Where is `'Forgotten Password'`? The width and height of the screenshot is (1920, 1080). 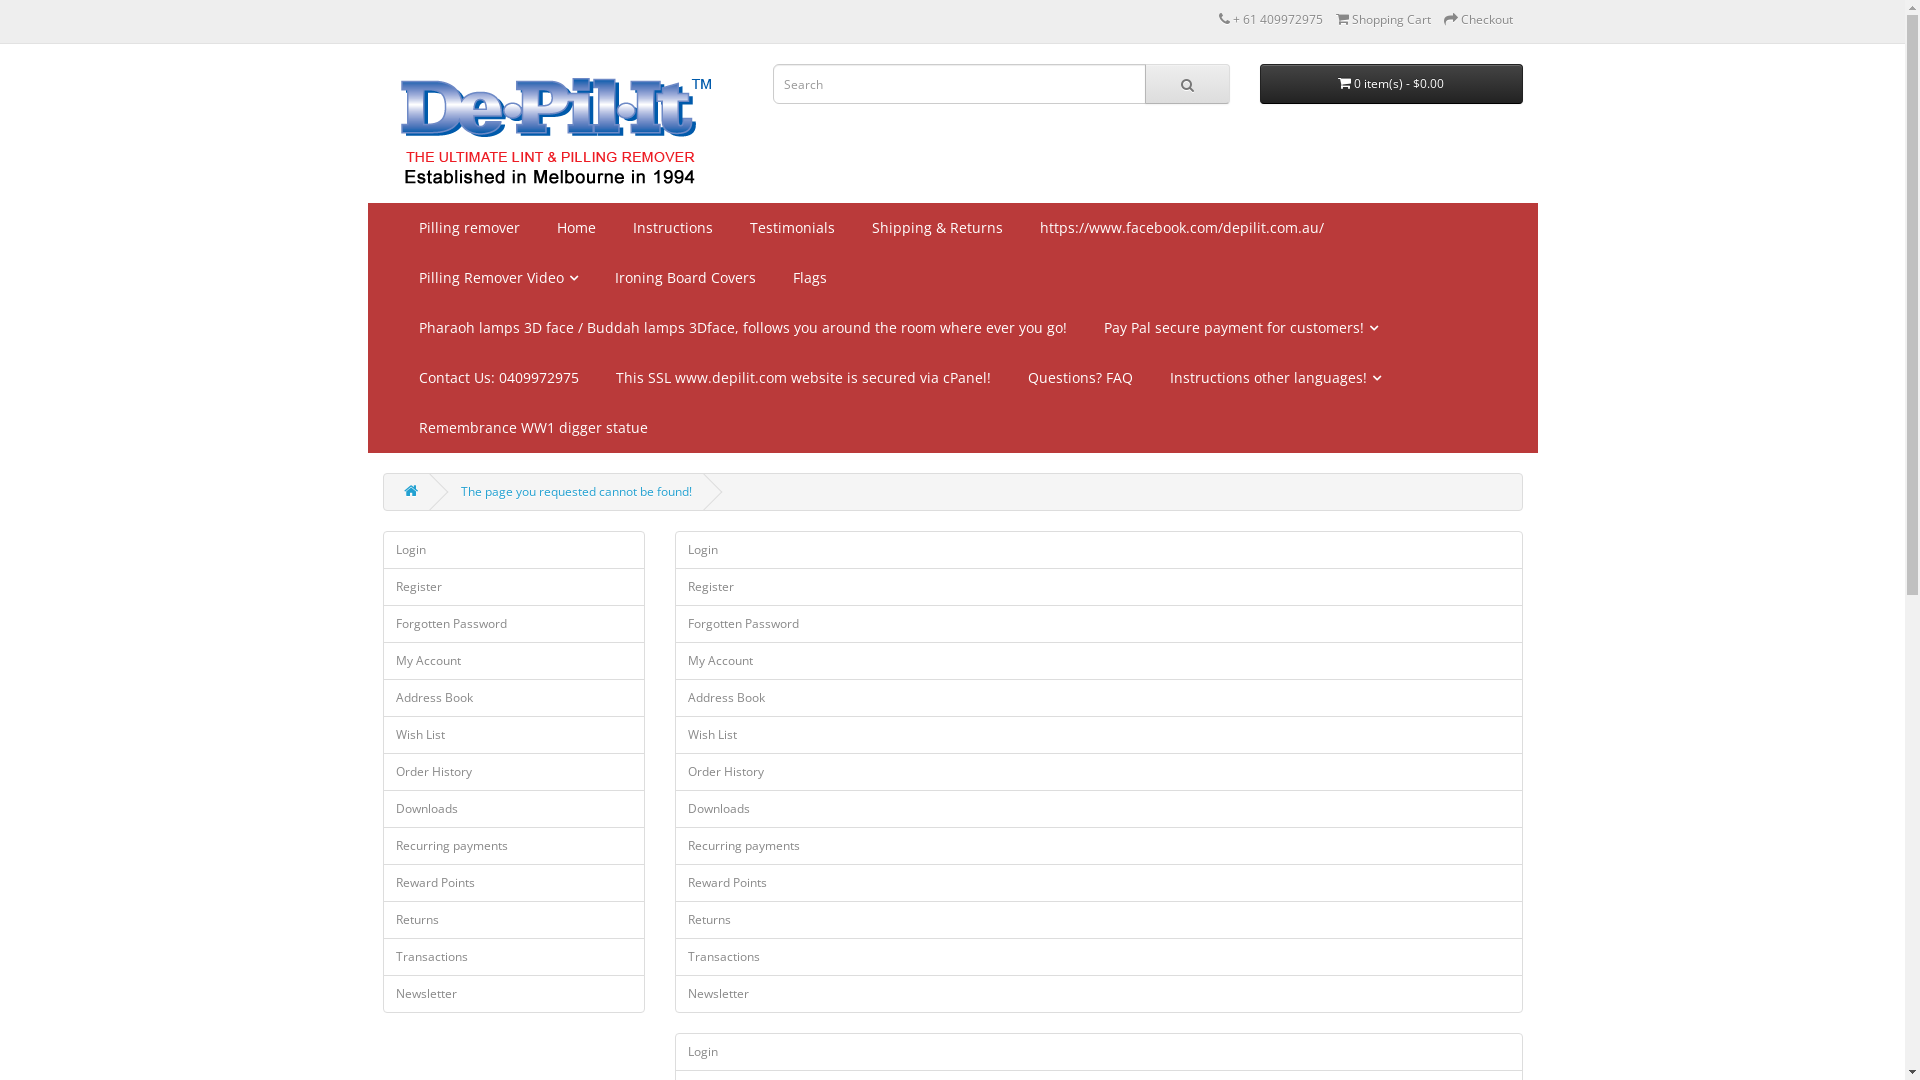 'Forgotten Password' is located at coordinates (513, 623).